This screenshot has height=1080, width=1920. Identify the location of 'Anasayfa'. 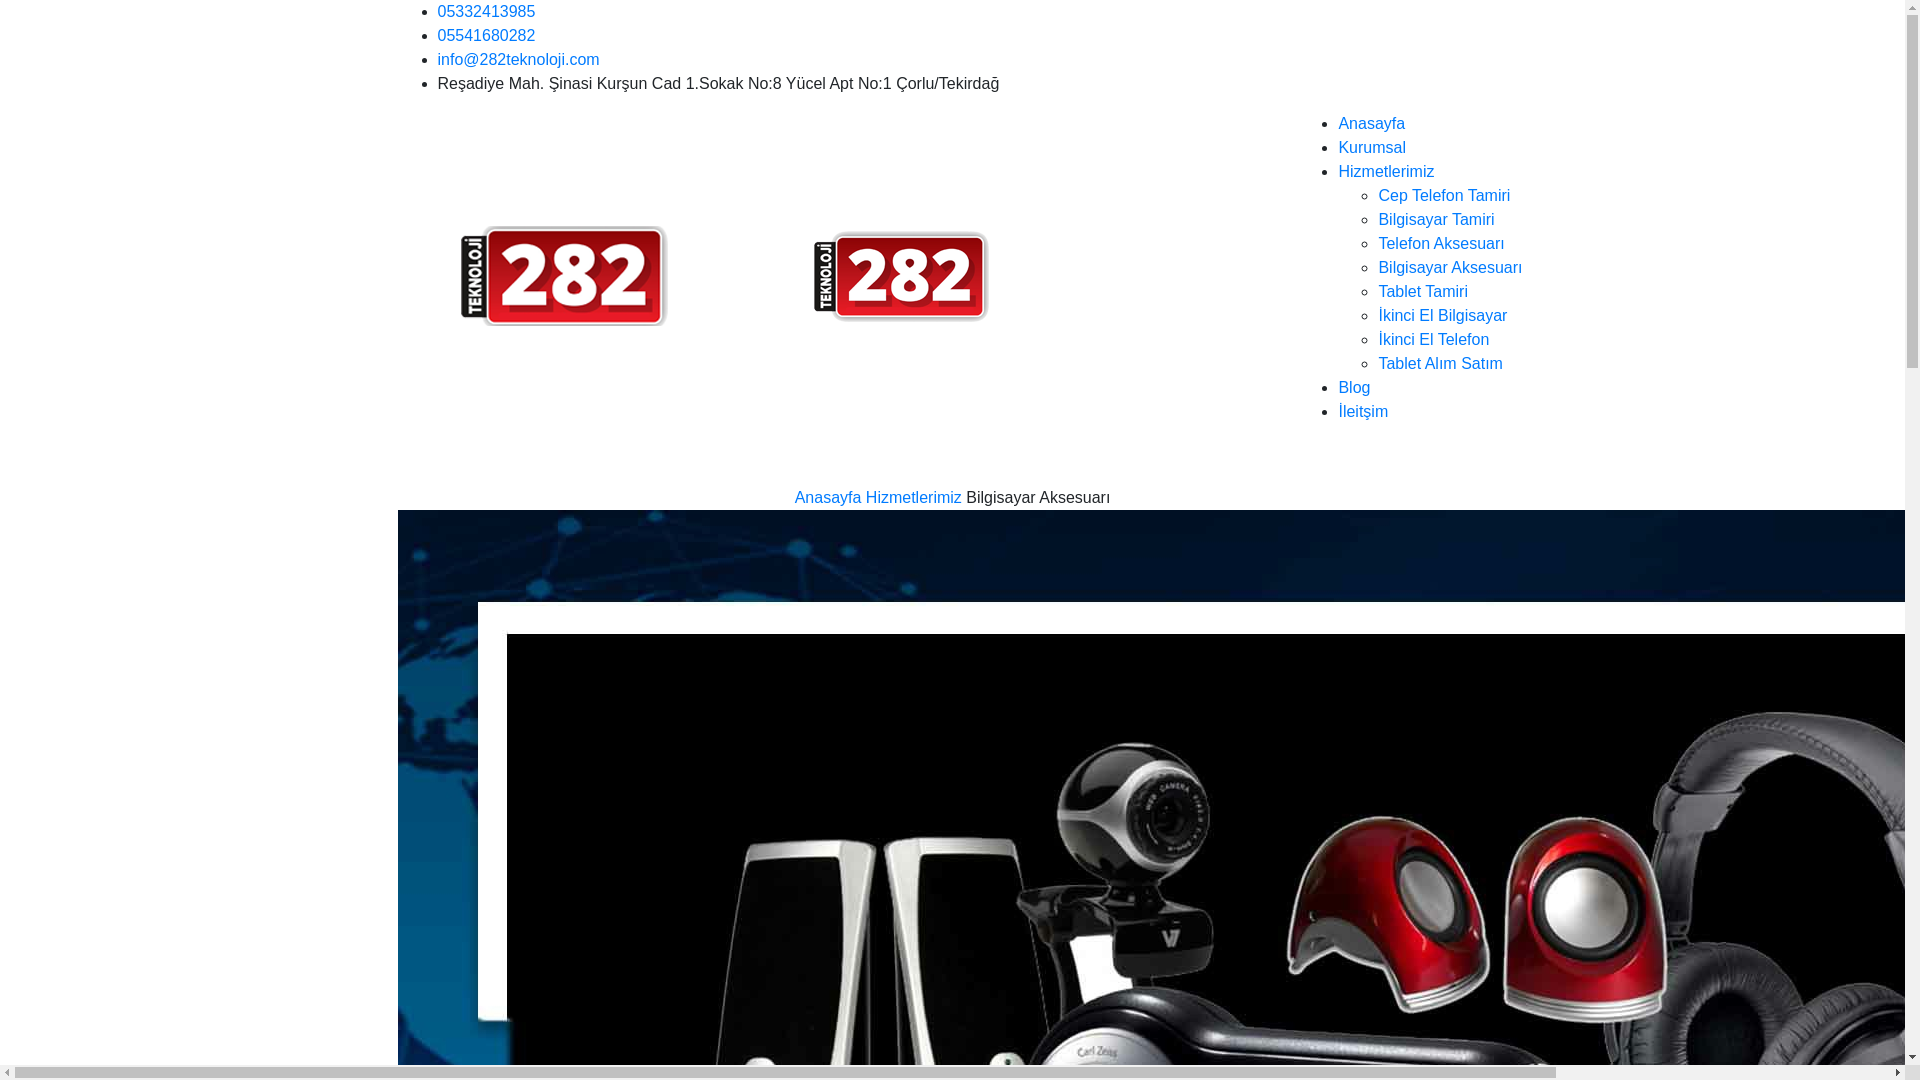
(1370, 123).